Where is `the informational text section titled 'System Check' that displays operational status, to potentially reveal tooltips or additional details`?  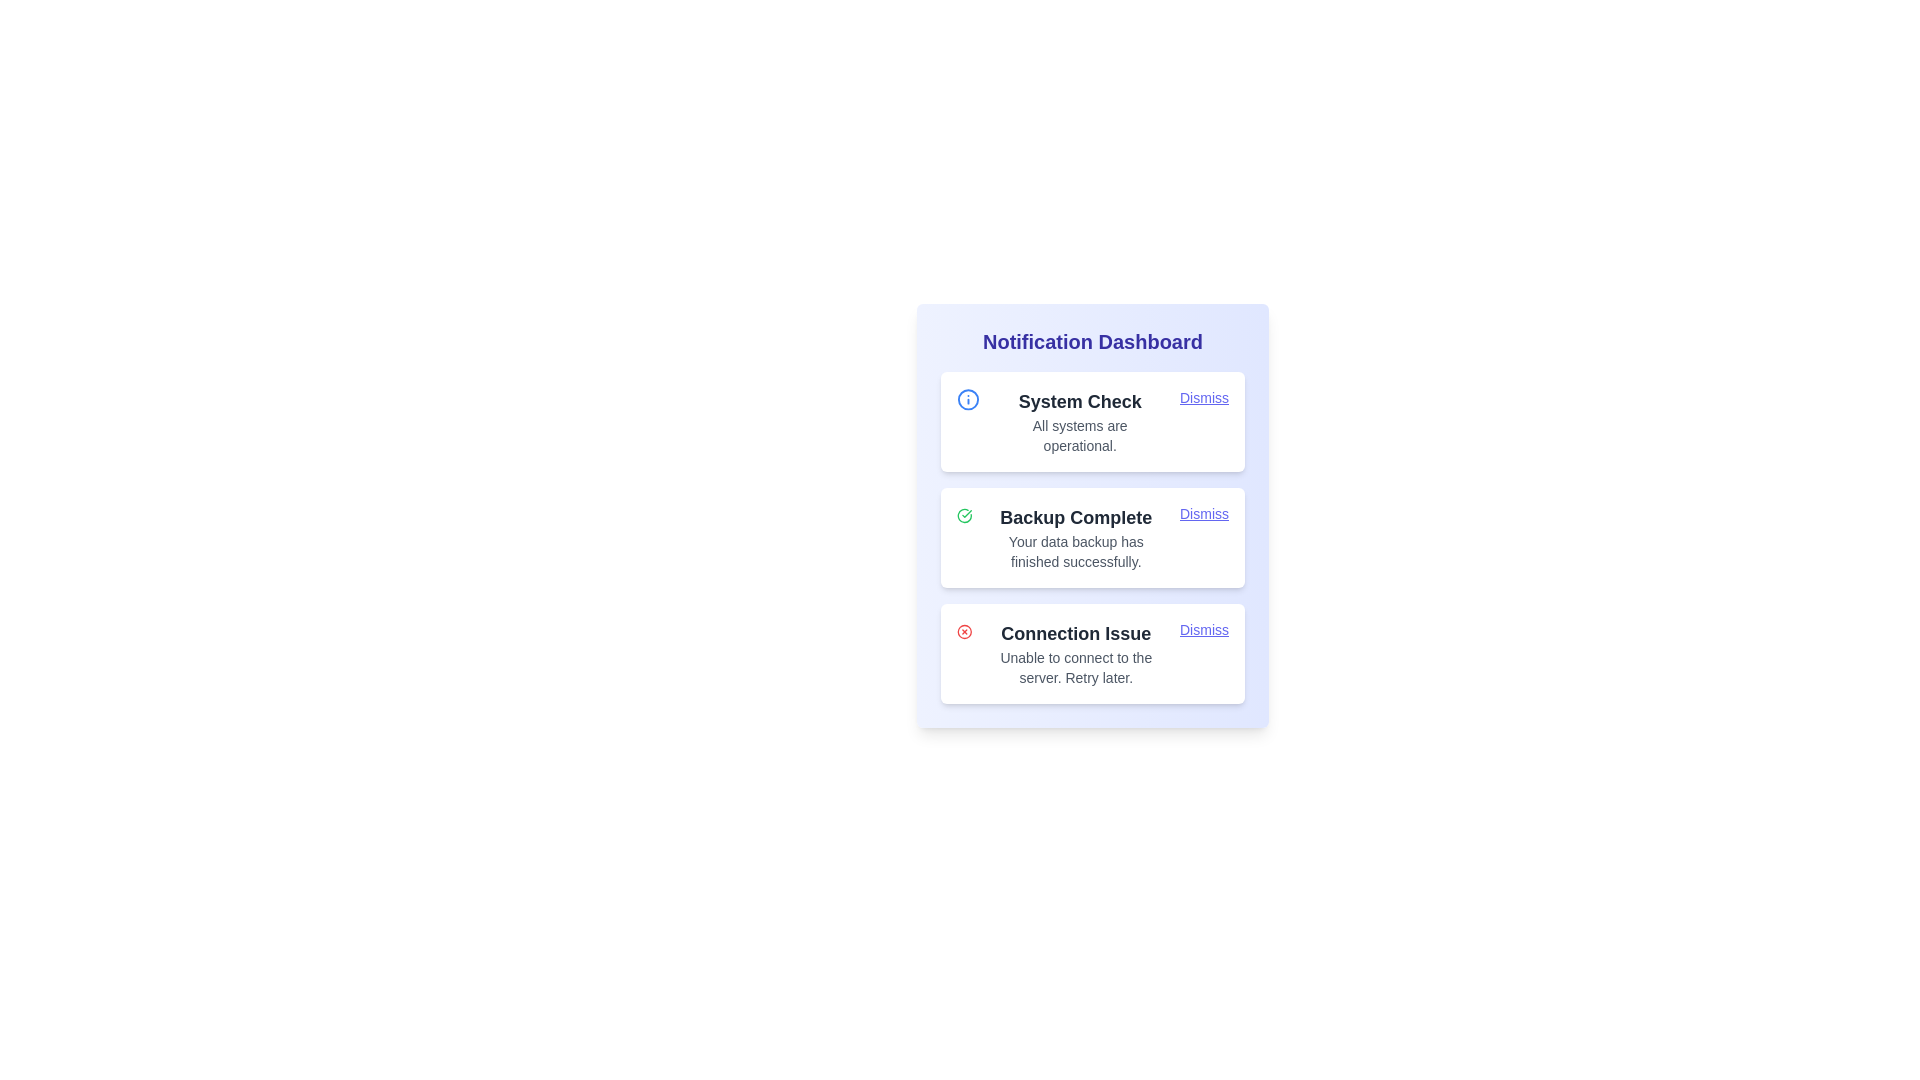 the informational text section titled 'System Check' that displays operational status, to potentially reveal tooltips or additional details is located at coordinates (1079, 420).